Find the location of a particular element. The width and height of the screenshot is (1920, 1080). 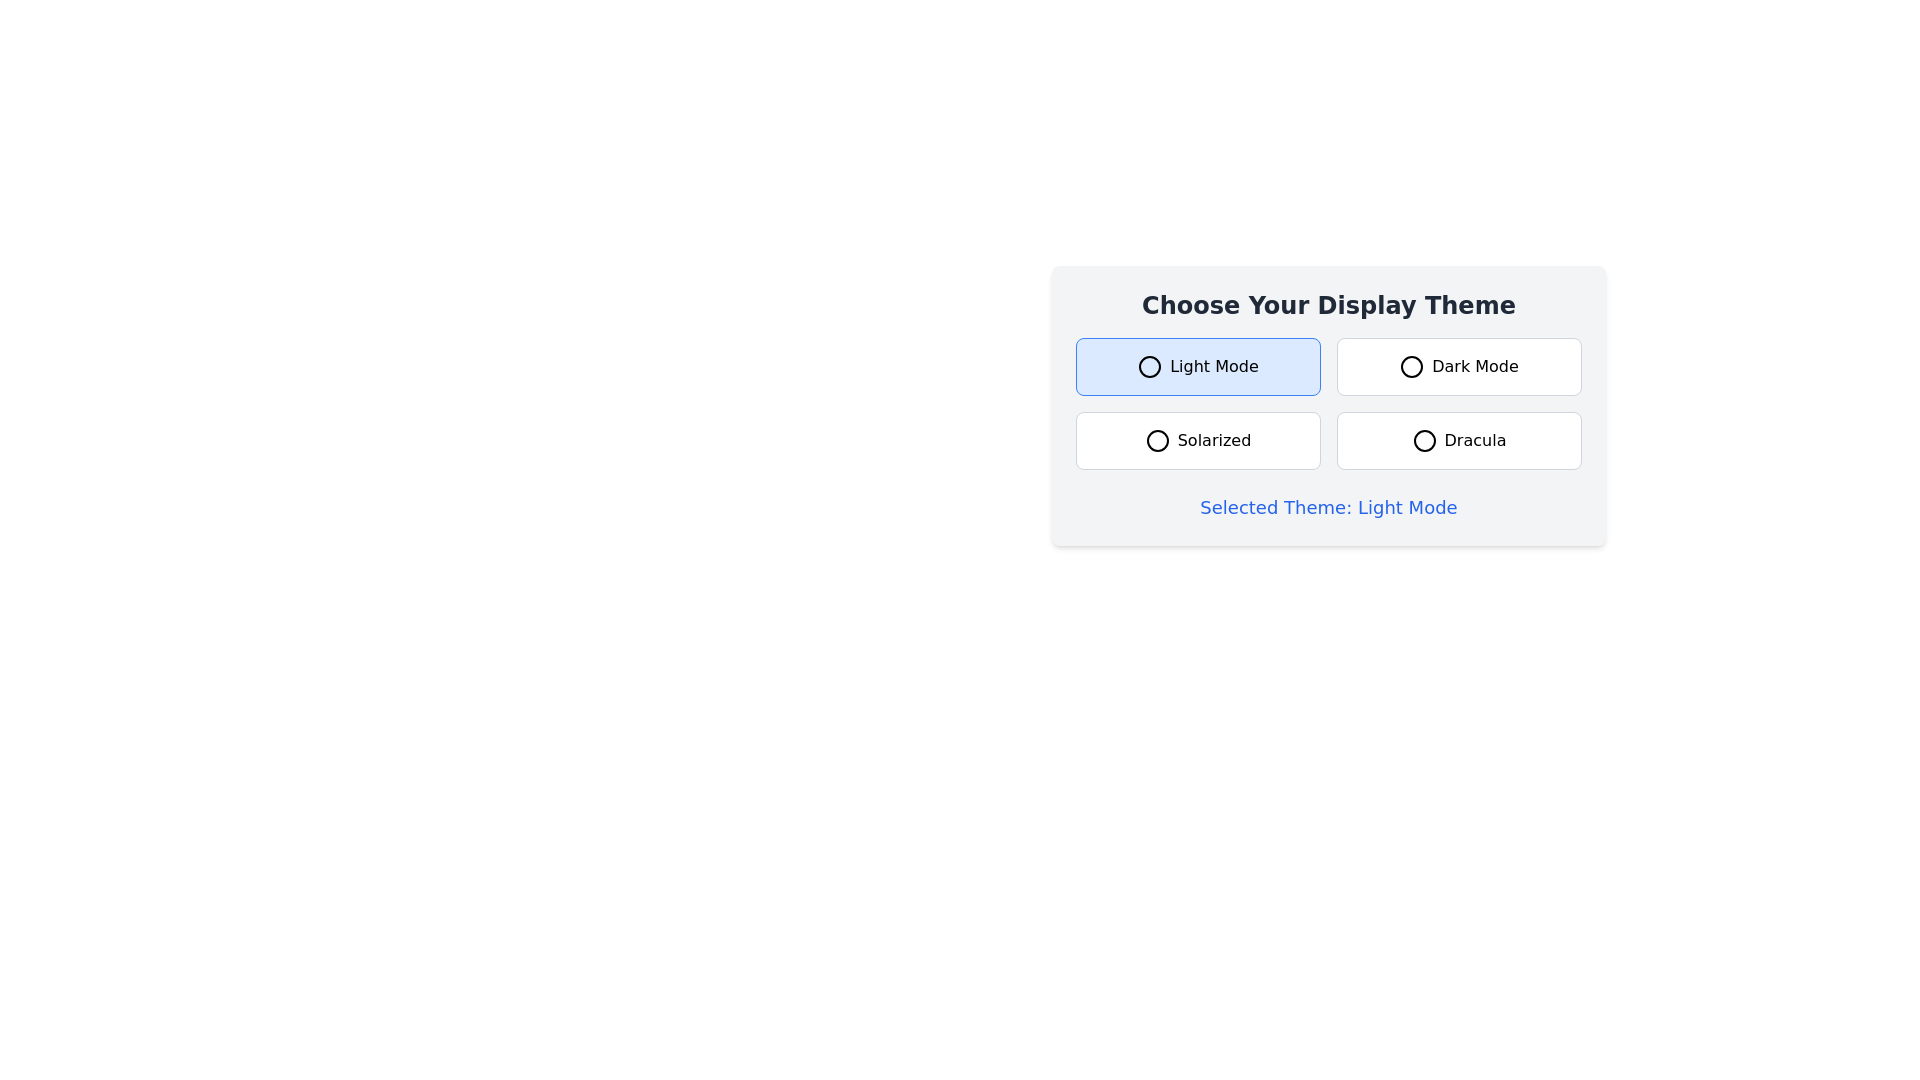

the 'Dark Mode' radio button text is located at coordinates (1459, 366).